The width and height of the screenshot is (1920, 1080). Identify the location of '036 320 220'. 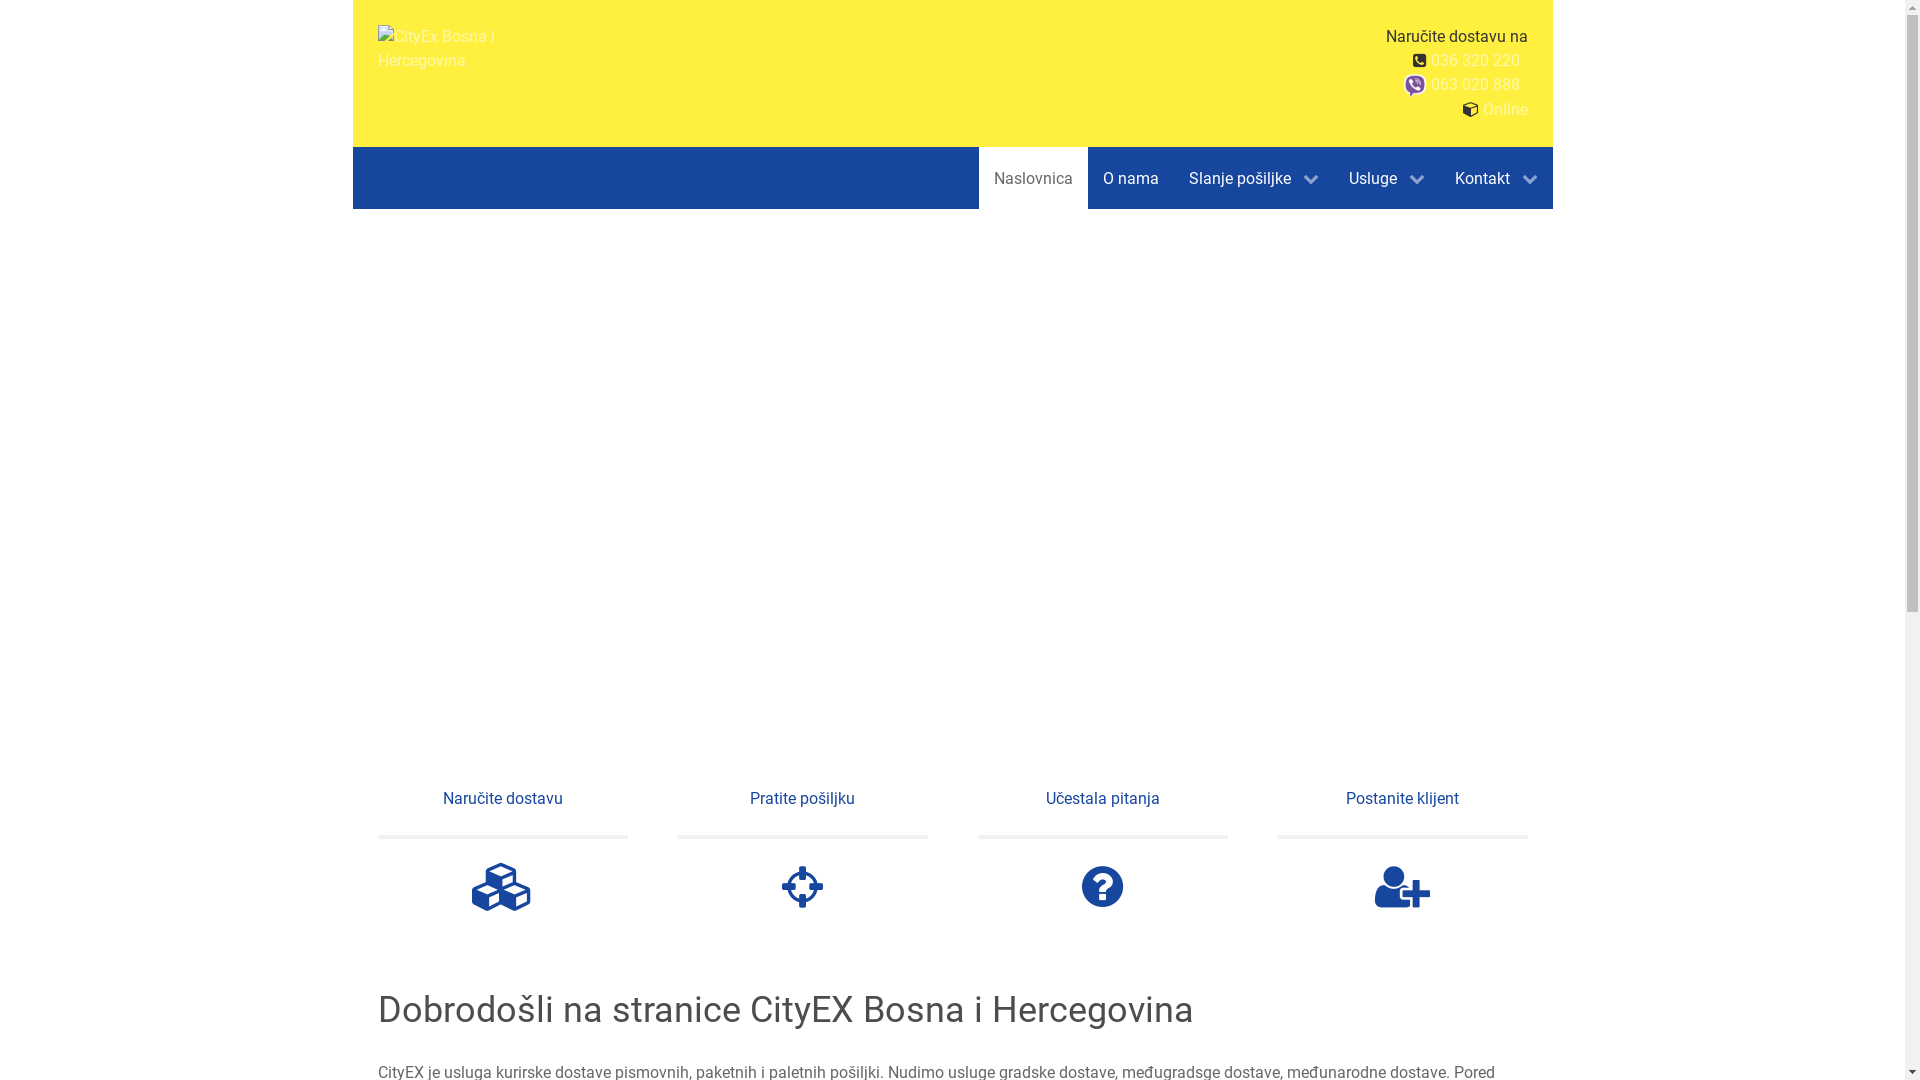
(1474, 59).